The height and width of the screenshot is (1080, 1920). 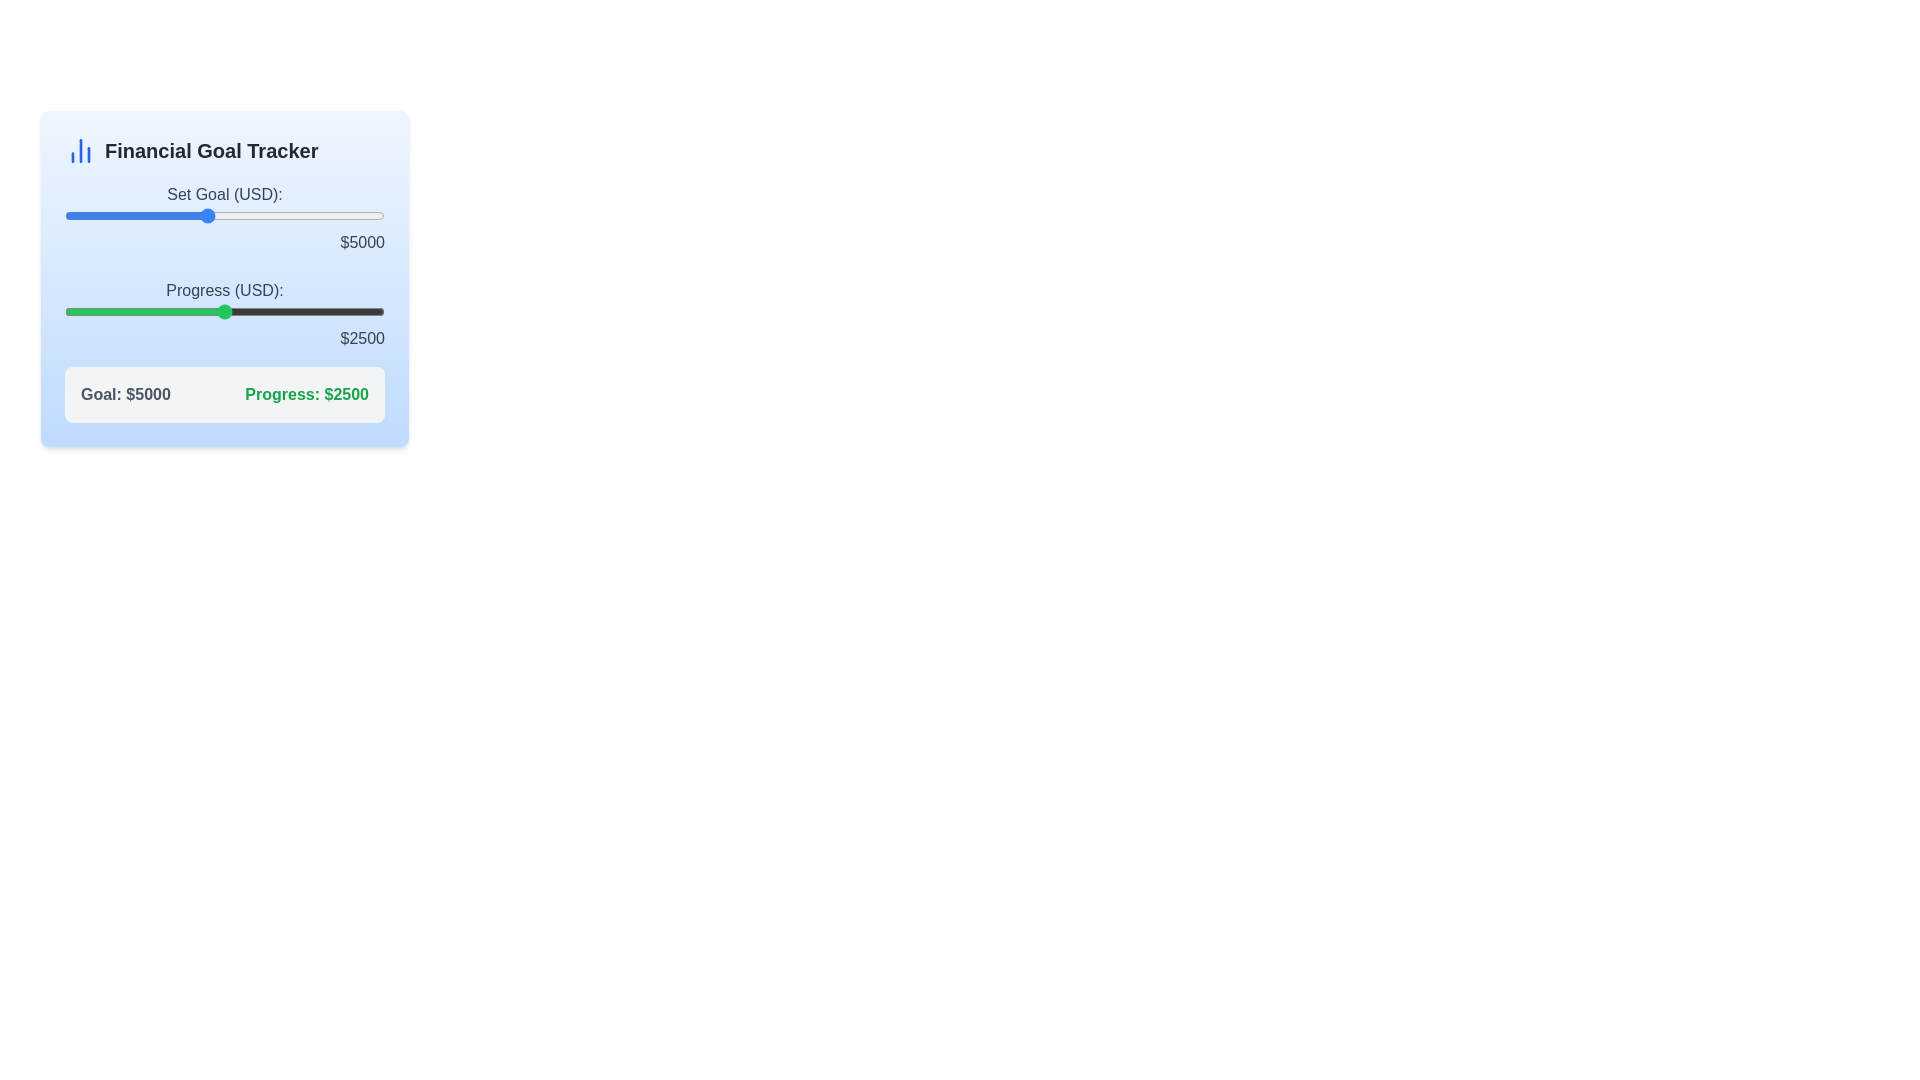 I want to click on the financial goal slider to 9238 USD, so click(x=357, y=216).